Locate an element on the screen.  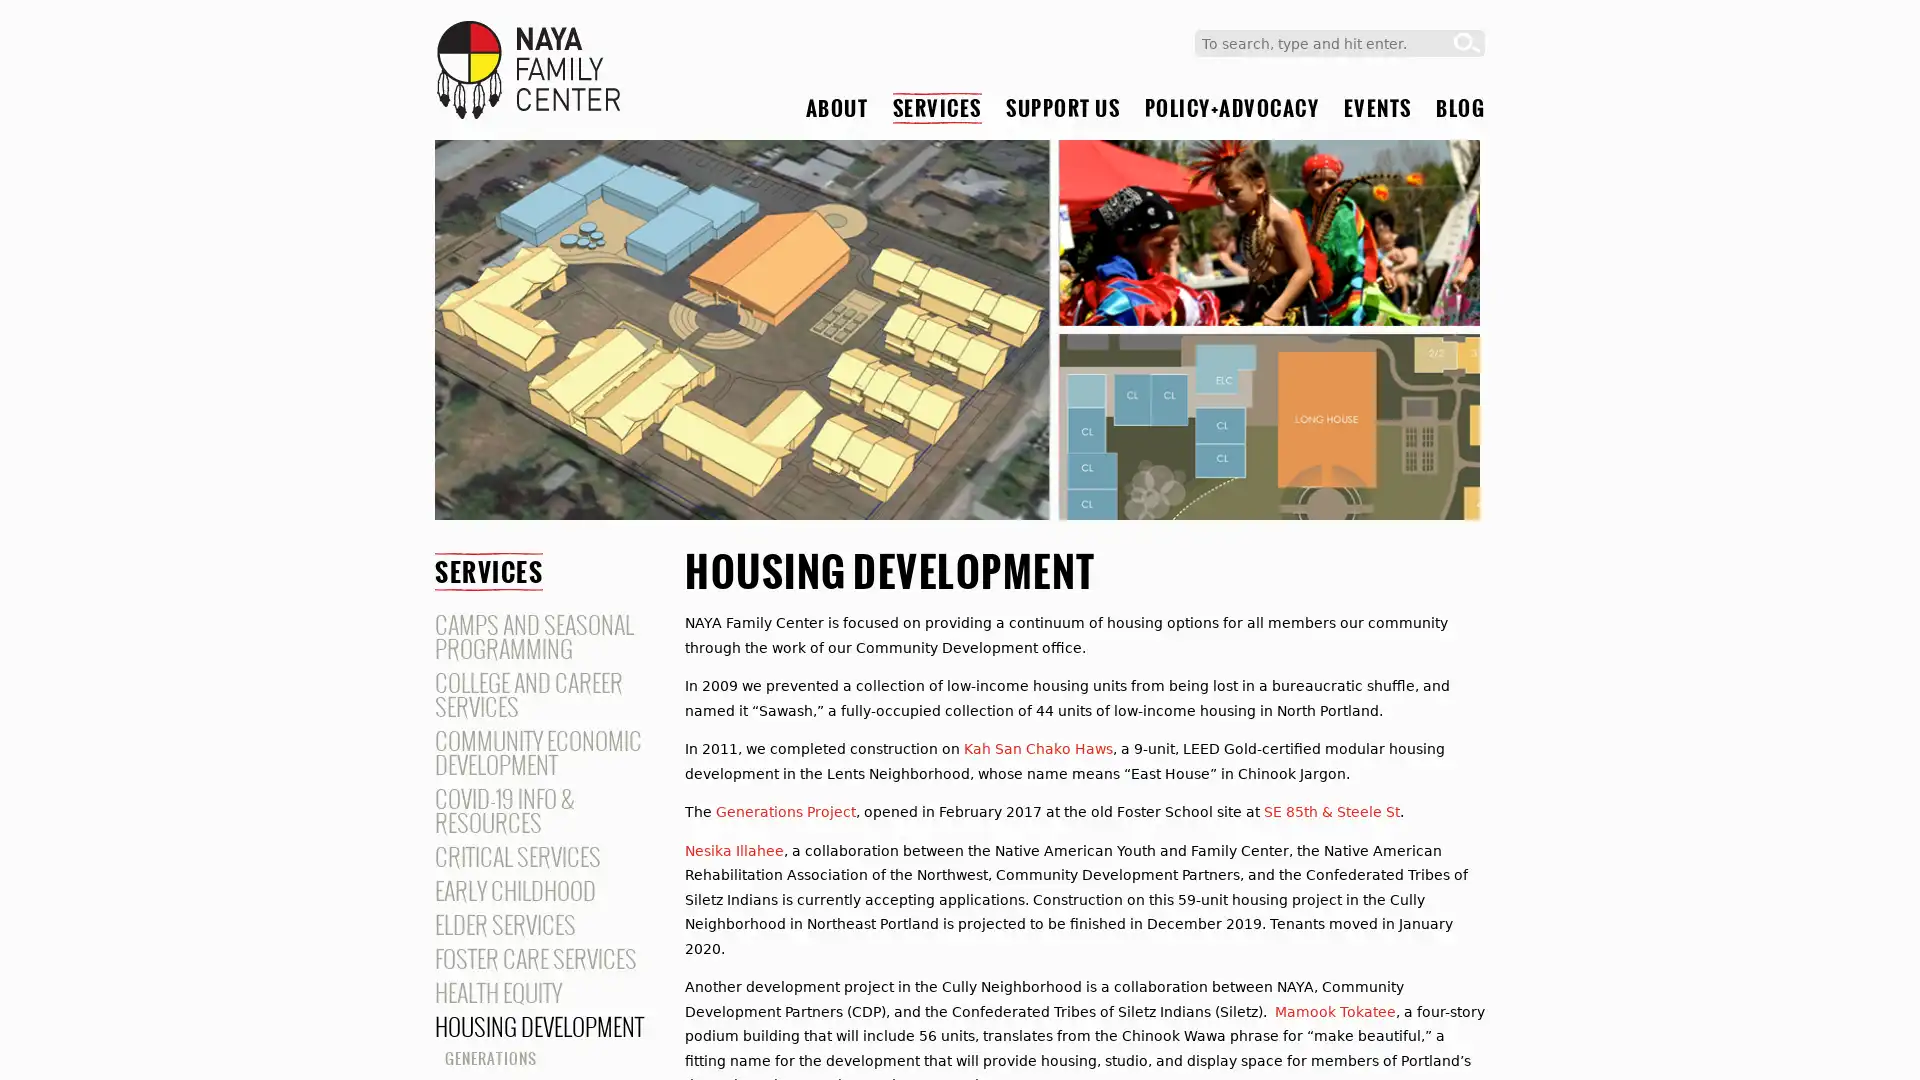
Search is located at coordinates (1467, 43).